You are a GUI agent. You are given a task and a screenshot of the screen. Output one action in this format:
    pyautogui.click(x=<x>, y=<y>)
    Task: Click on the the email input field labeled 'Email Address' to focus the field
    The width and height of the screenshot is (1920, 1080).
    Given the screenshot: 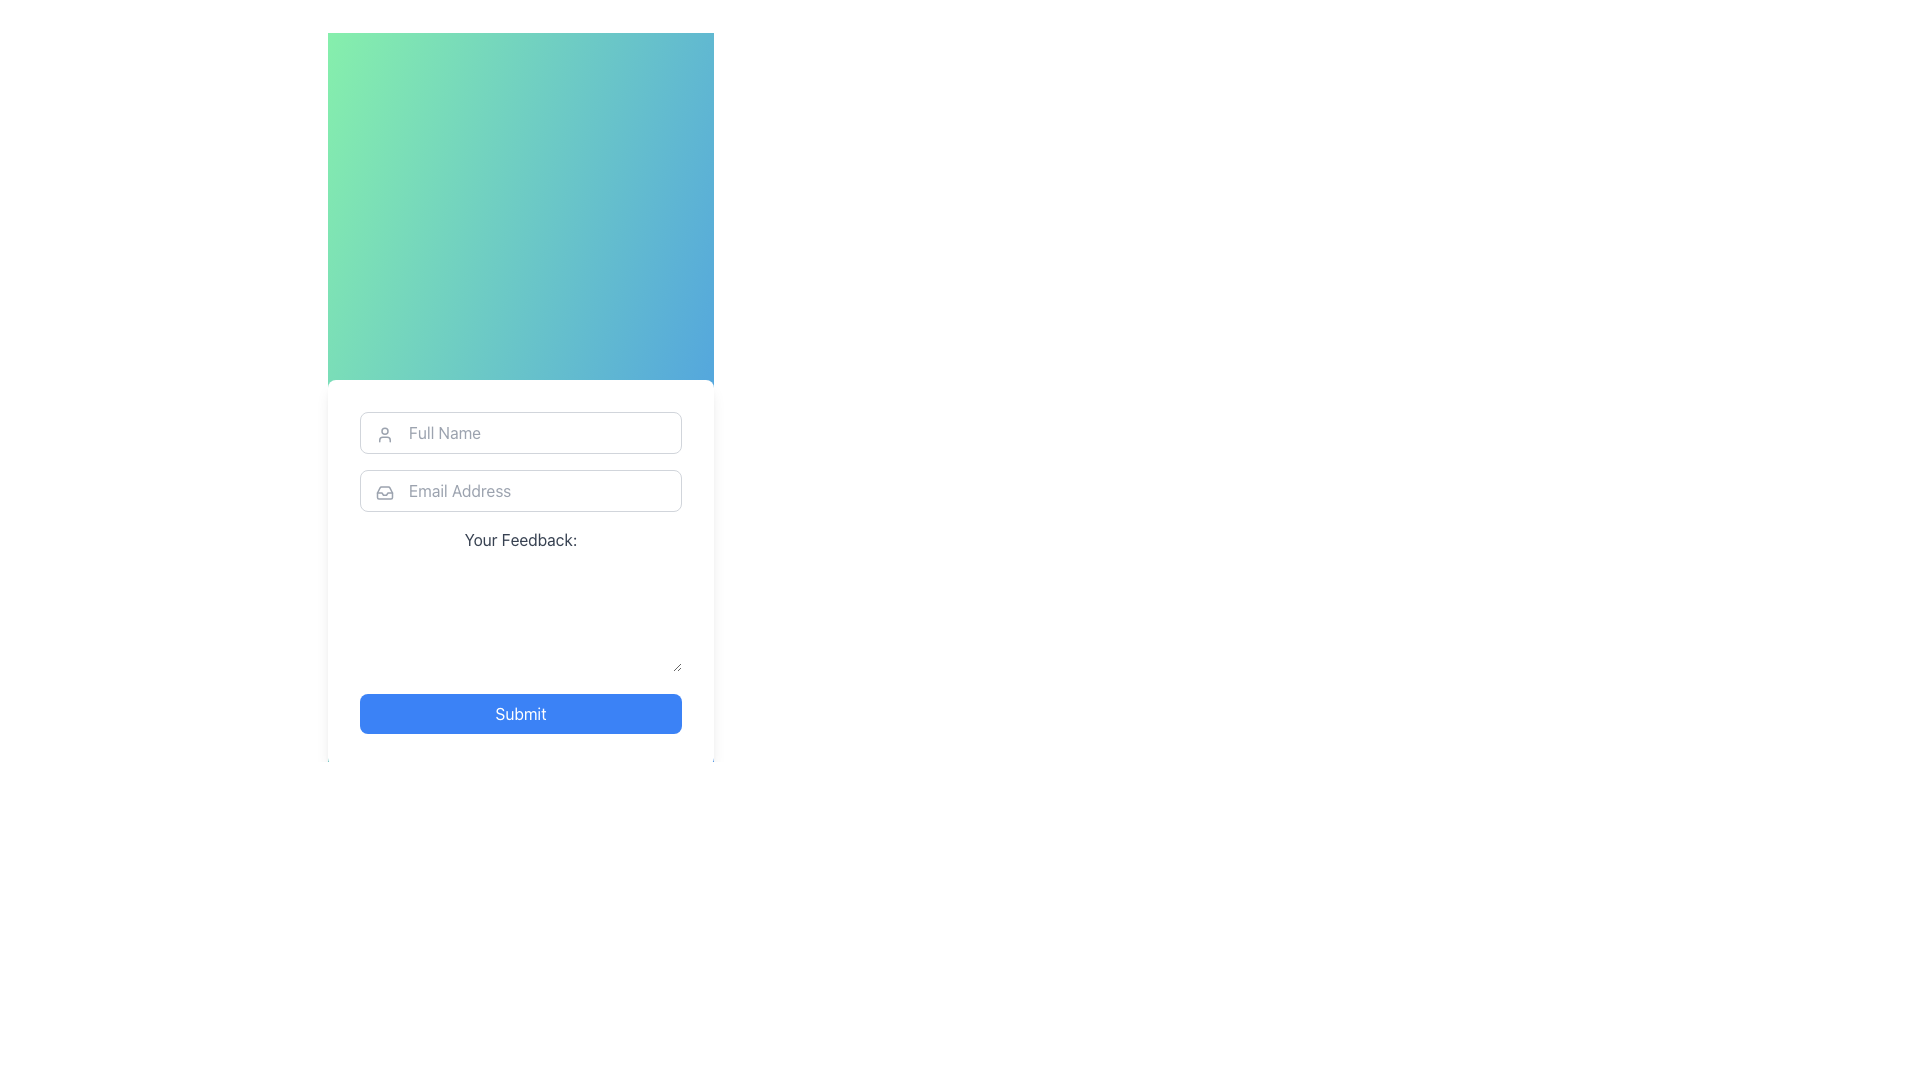 What is the action you would take?
    pyautogui.click(x=521, y=490)
    